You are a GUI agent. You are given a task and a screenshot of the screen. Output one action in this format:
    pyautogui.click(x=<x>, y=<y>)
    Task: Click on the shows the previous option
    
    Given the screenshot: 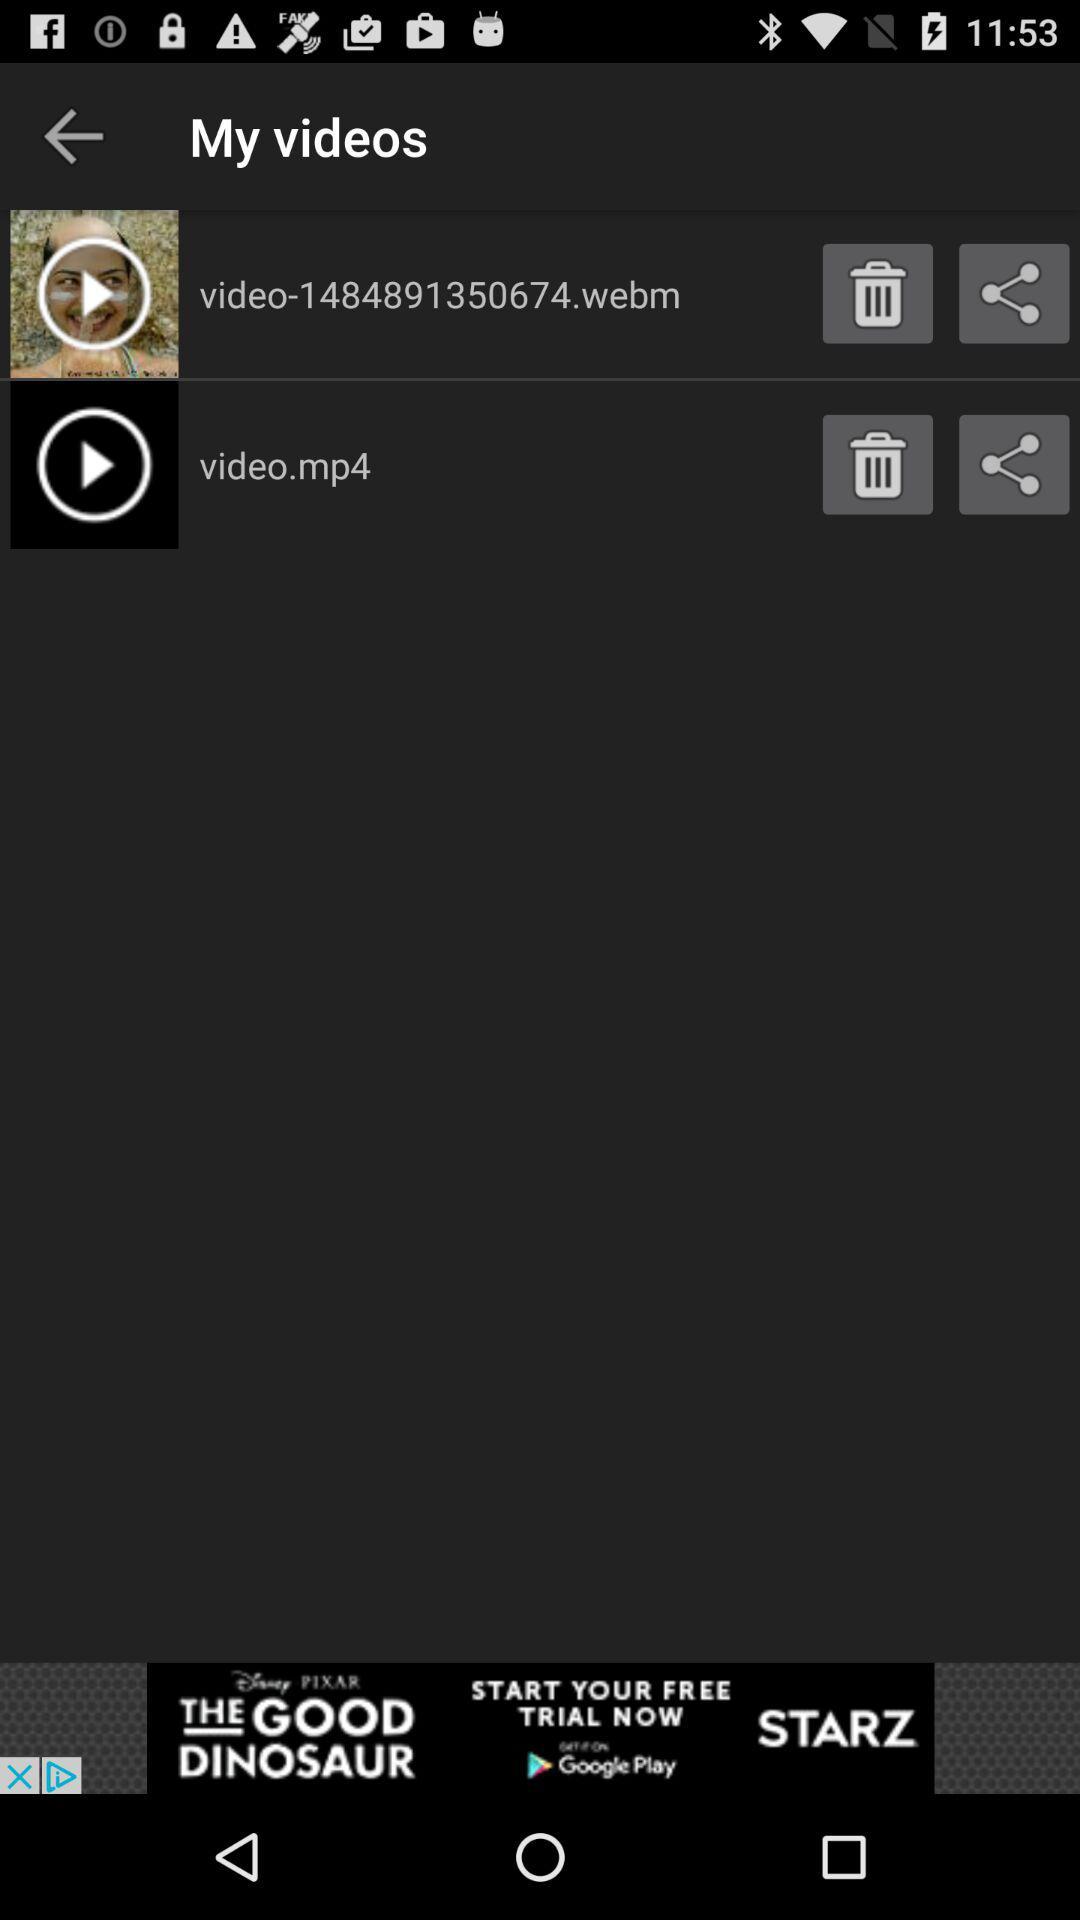 What is the action you would take?
    pyautogui.click(x=72, y=135)
    